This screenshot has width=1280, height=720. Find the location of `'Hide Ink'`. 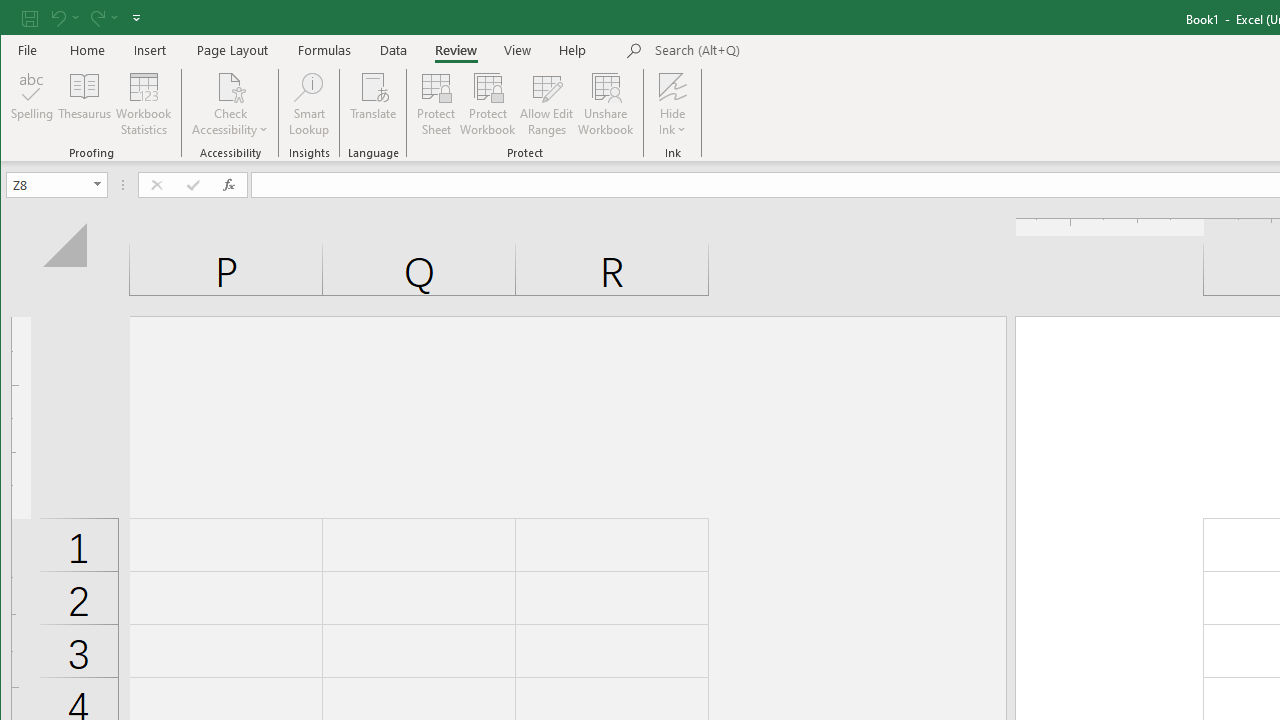

'Hide Ink' is located at coordinates (672, 85).